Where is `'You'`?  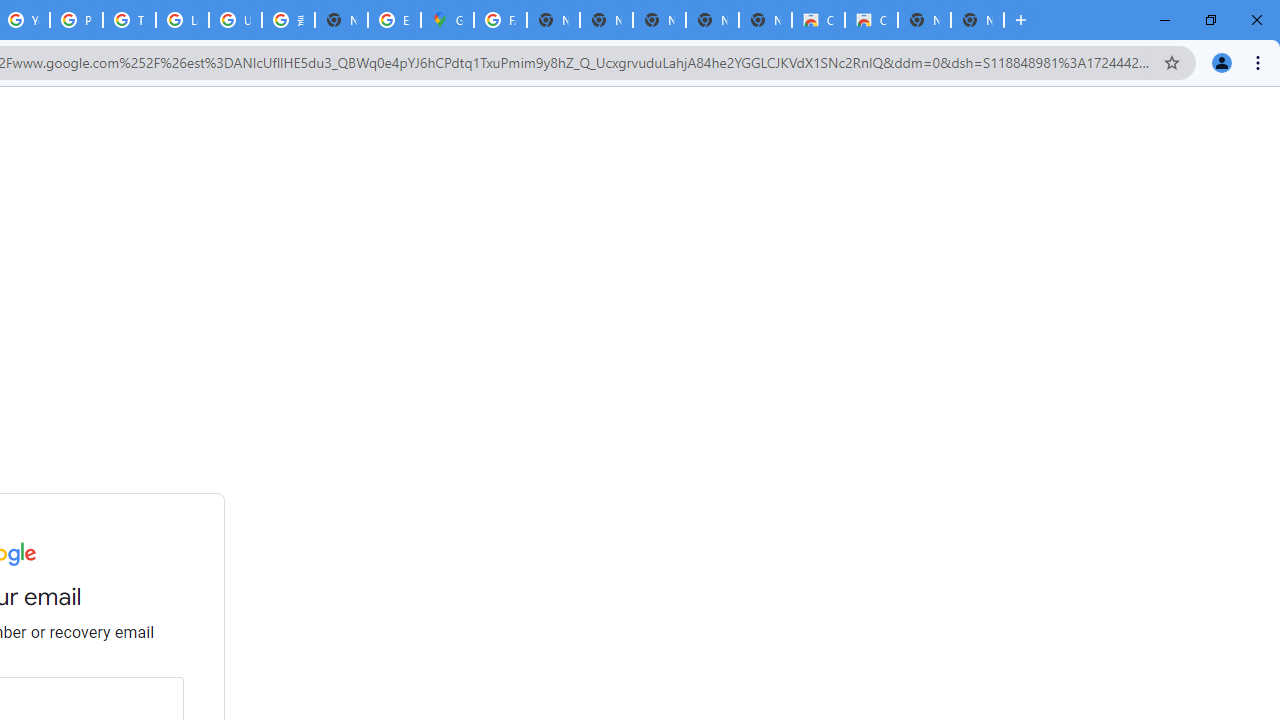 'You' is located at coordinates (1220, 61).